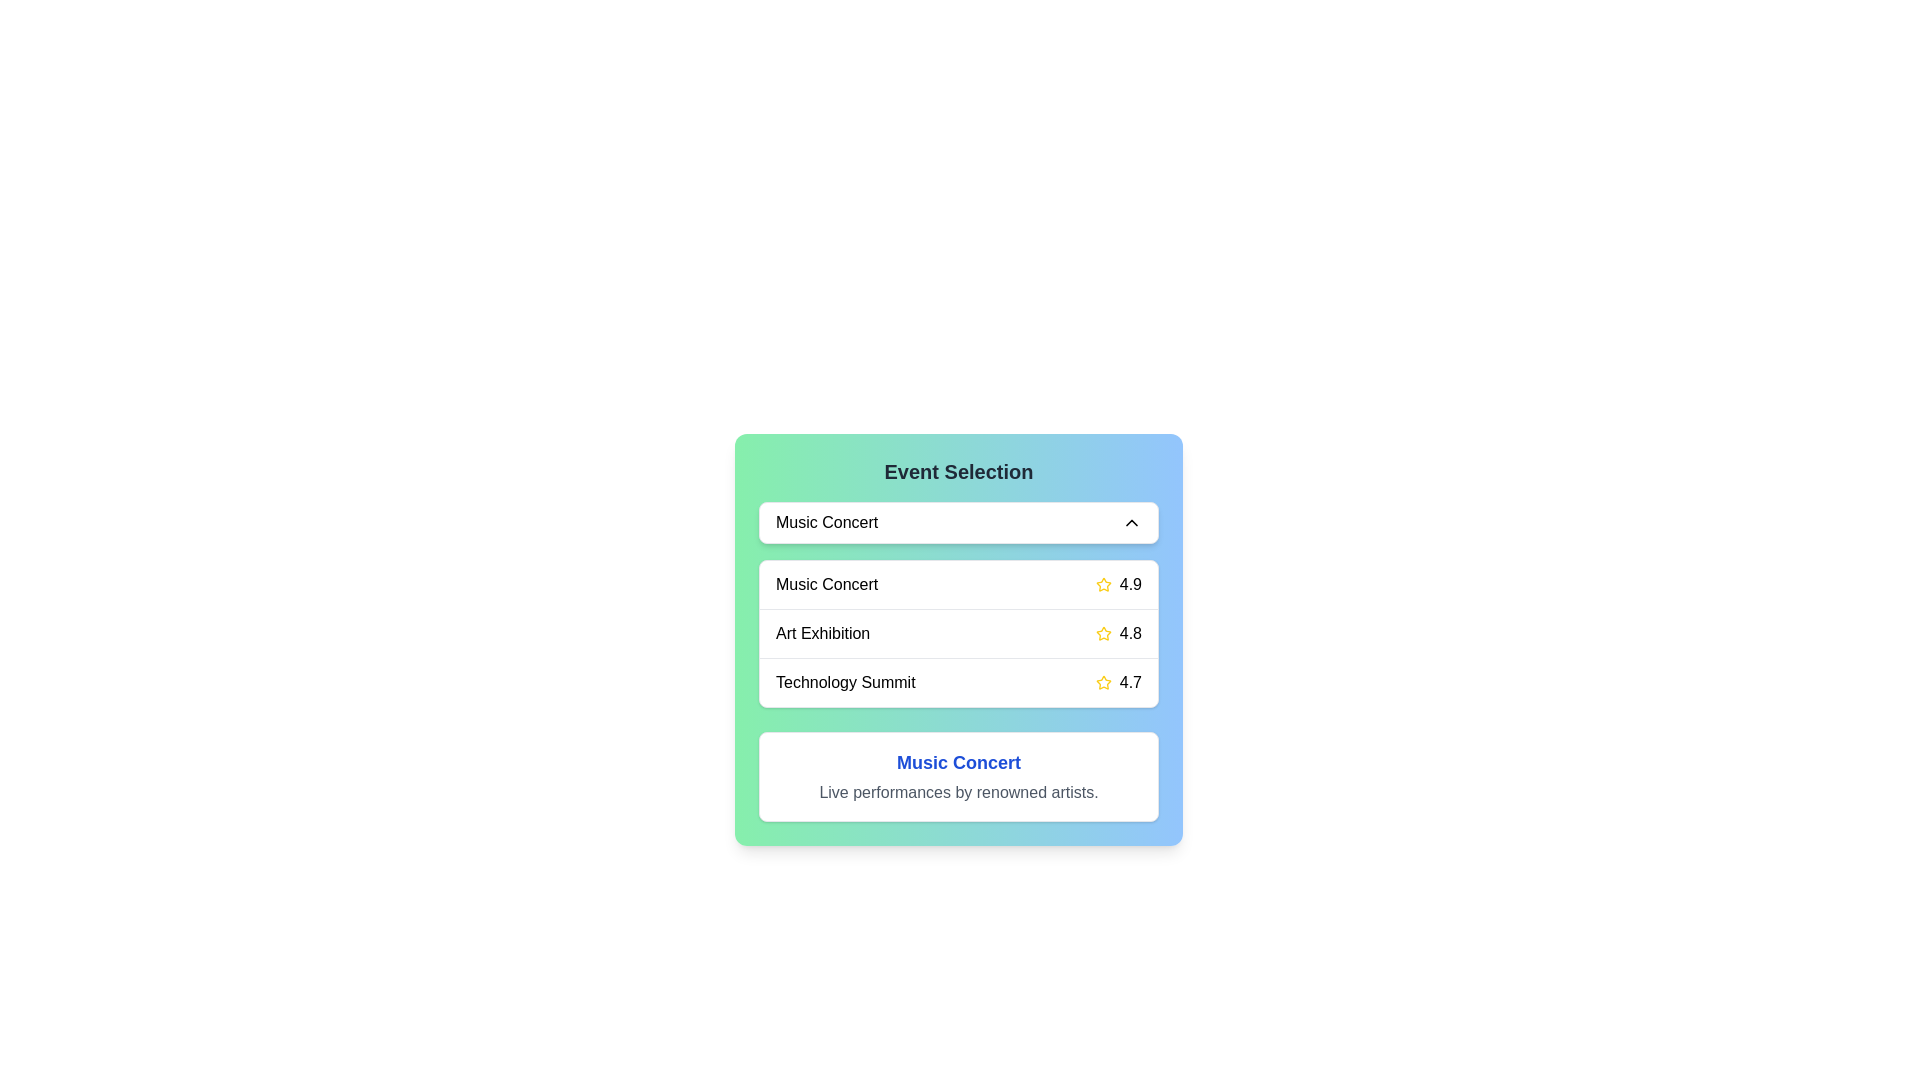  I want to click on the text label that contains 'Live performances by renowned artists.' which is styled in gray and located beneath the bold blue title 'Music Concert', so click(958, 792).